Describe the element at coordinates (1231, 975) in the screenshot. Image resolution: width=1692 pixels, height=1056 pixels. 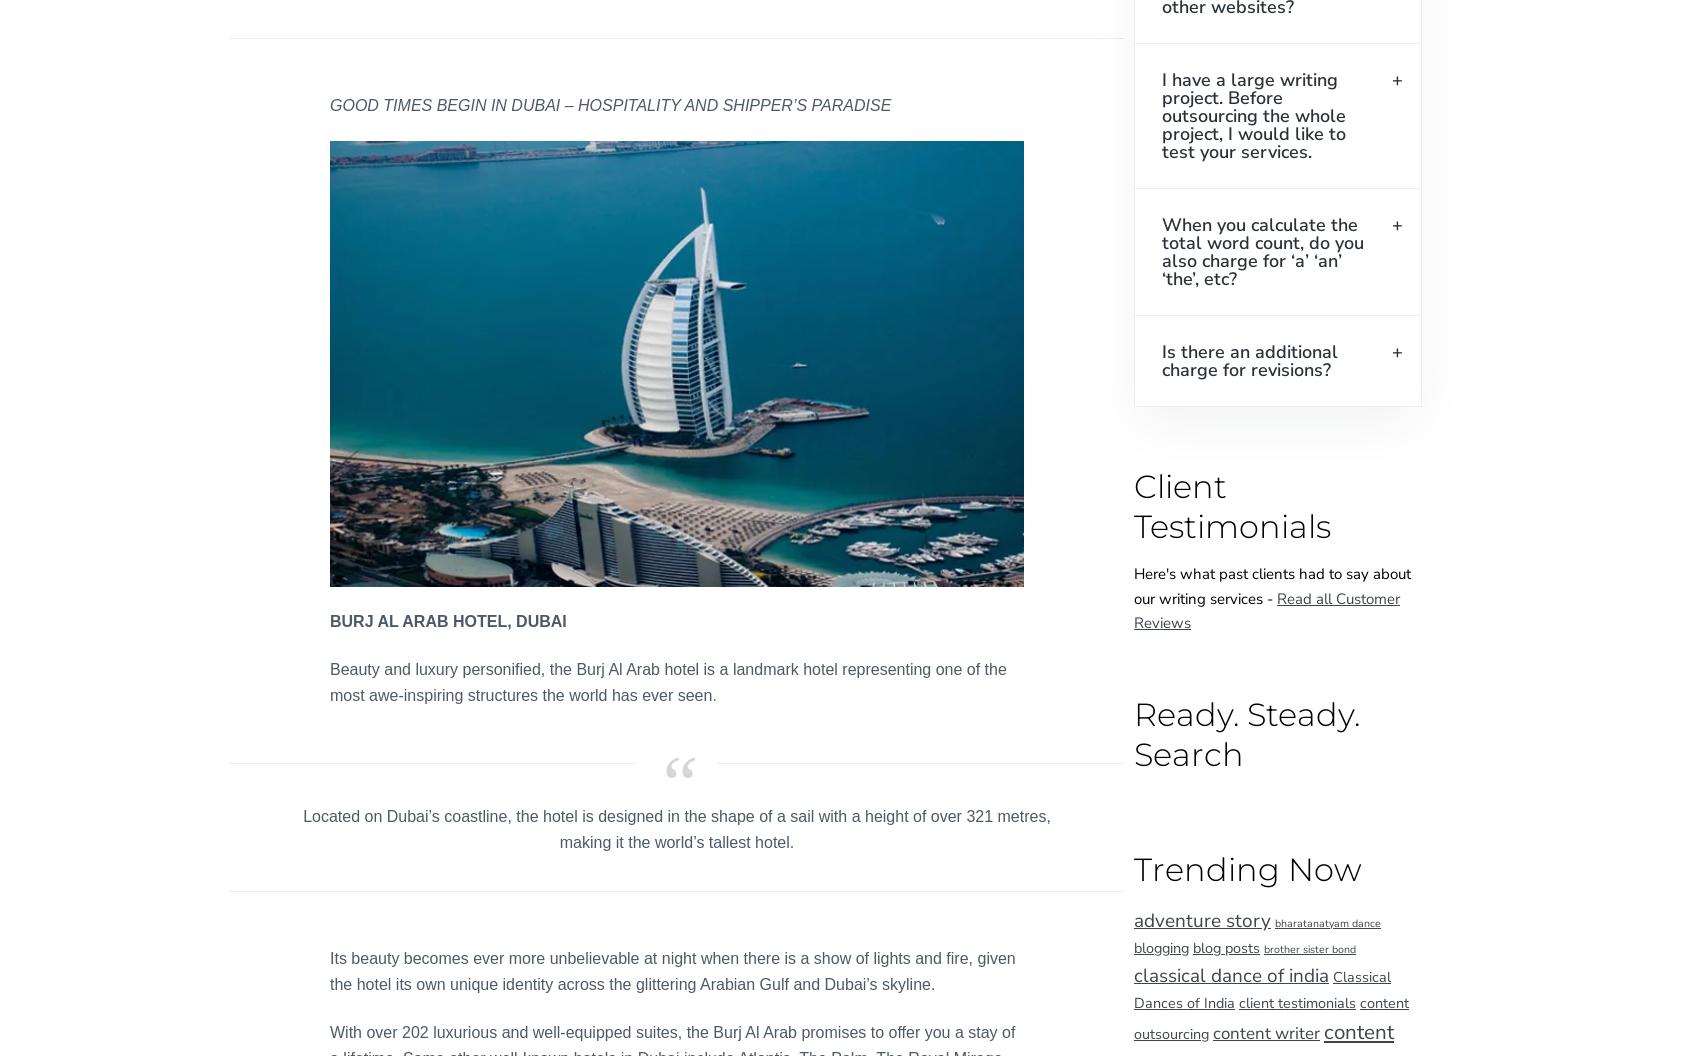
I see `'classical dance of india'` at that location.